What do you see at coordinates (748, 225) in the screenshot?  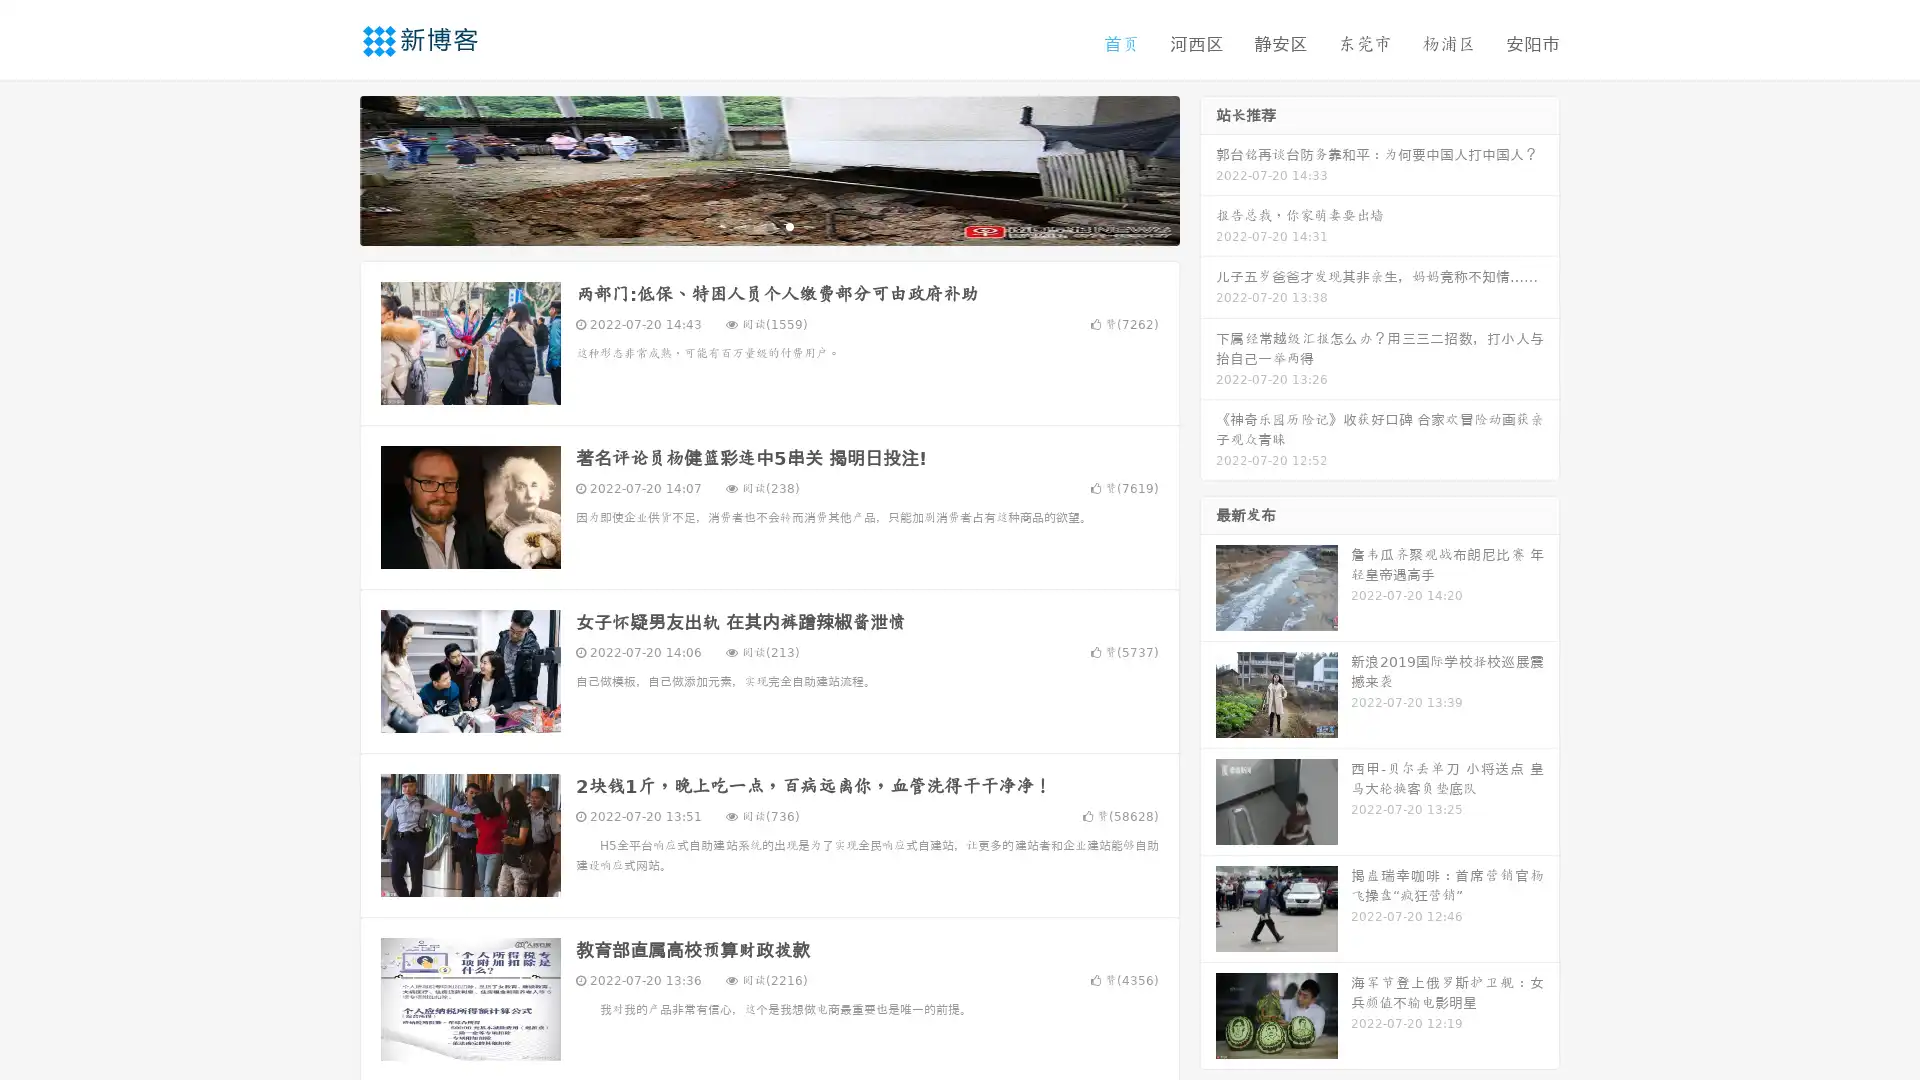 I see `Go to slide 1` at bounding box center [748, 225].